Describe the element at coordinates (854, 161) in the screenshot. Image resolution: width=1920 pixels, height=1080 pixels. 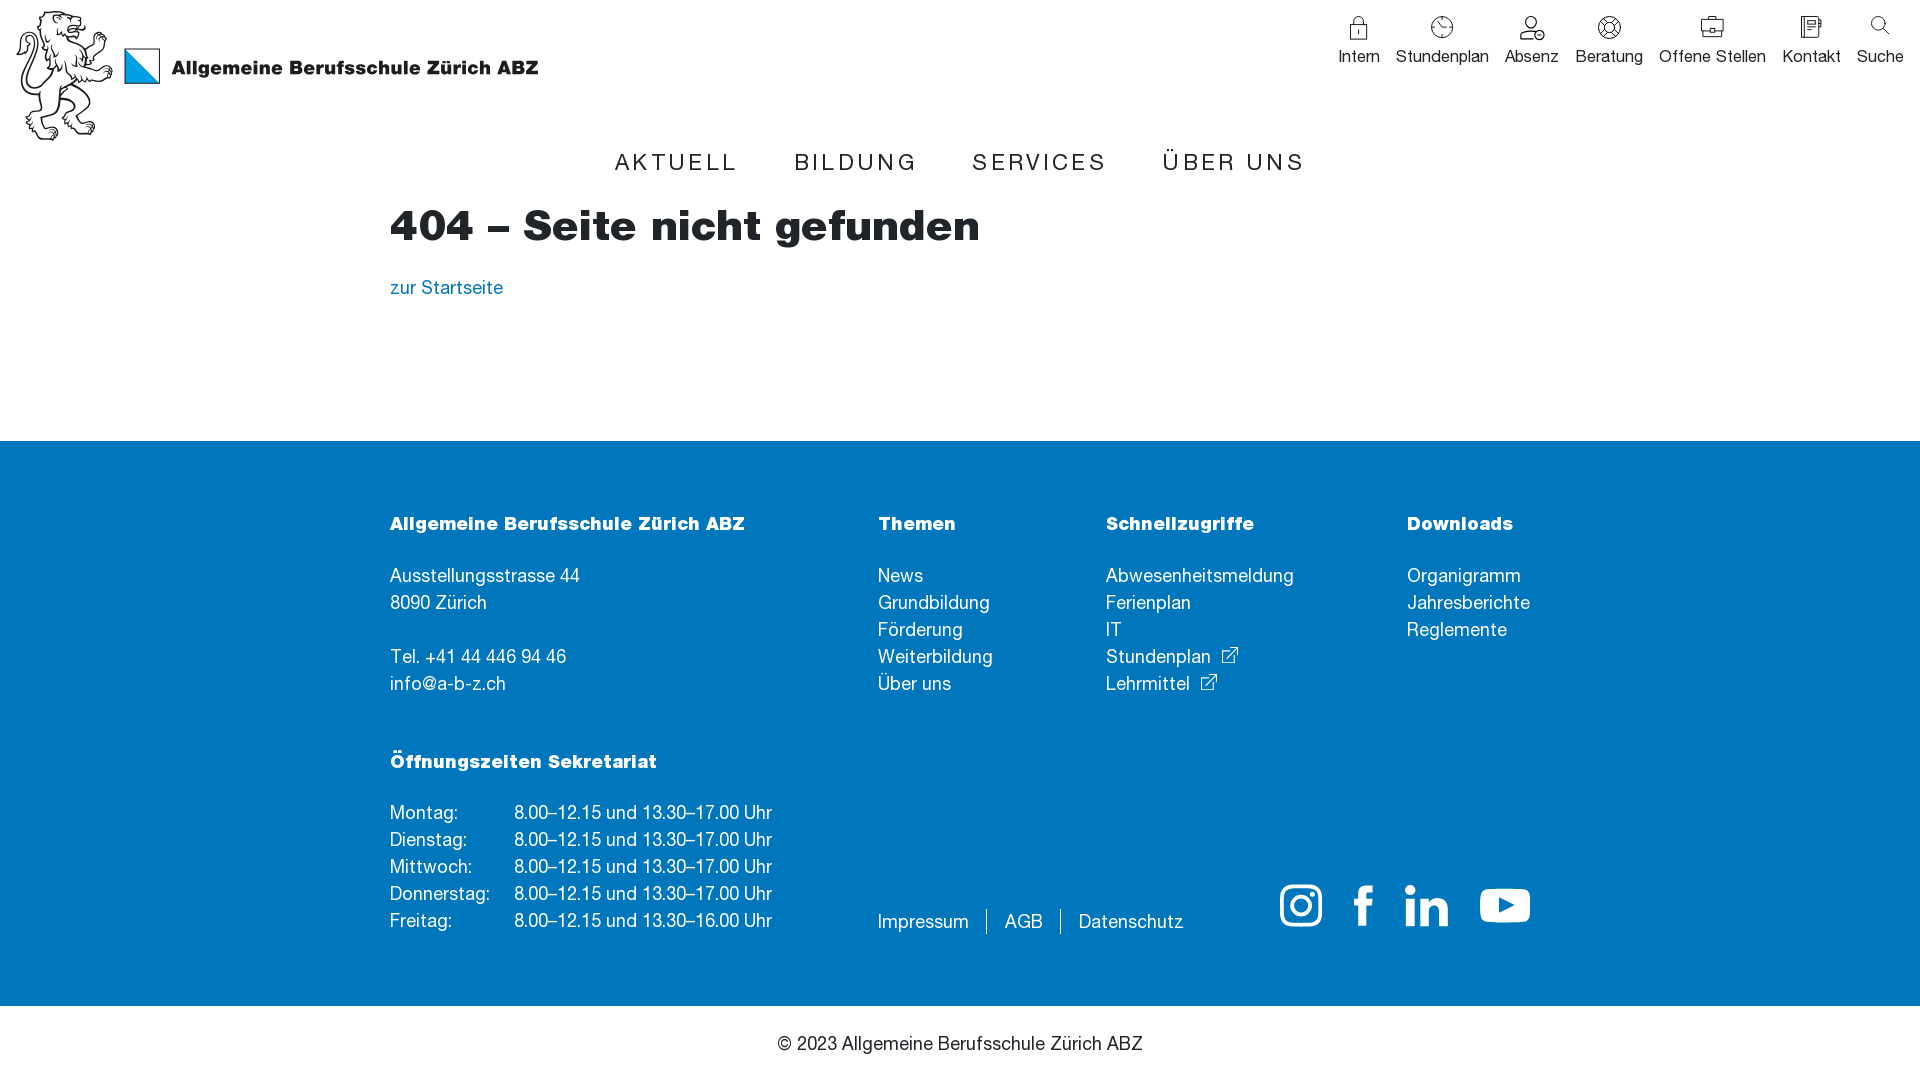
I see `'BILDUNG'` at that location.